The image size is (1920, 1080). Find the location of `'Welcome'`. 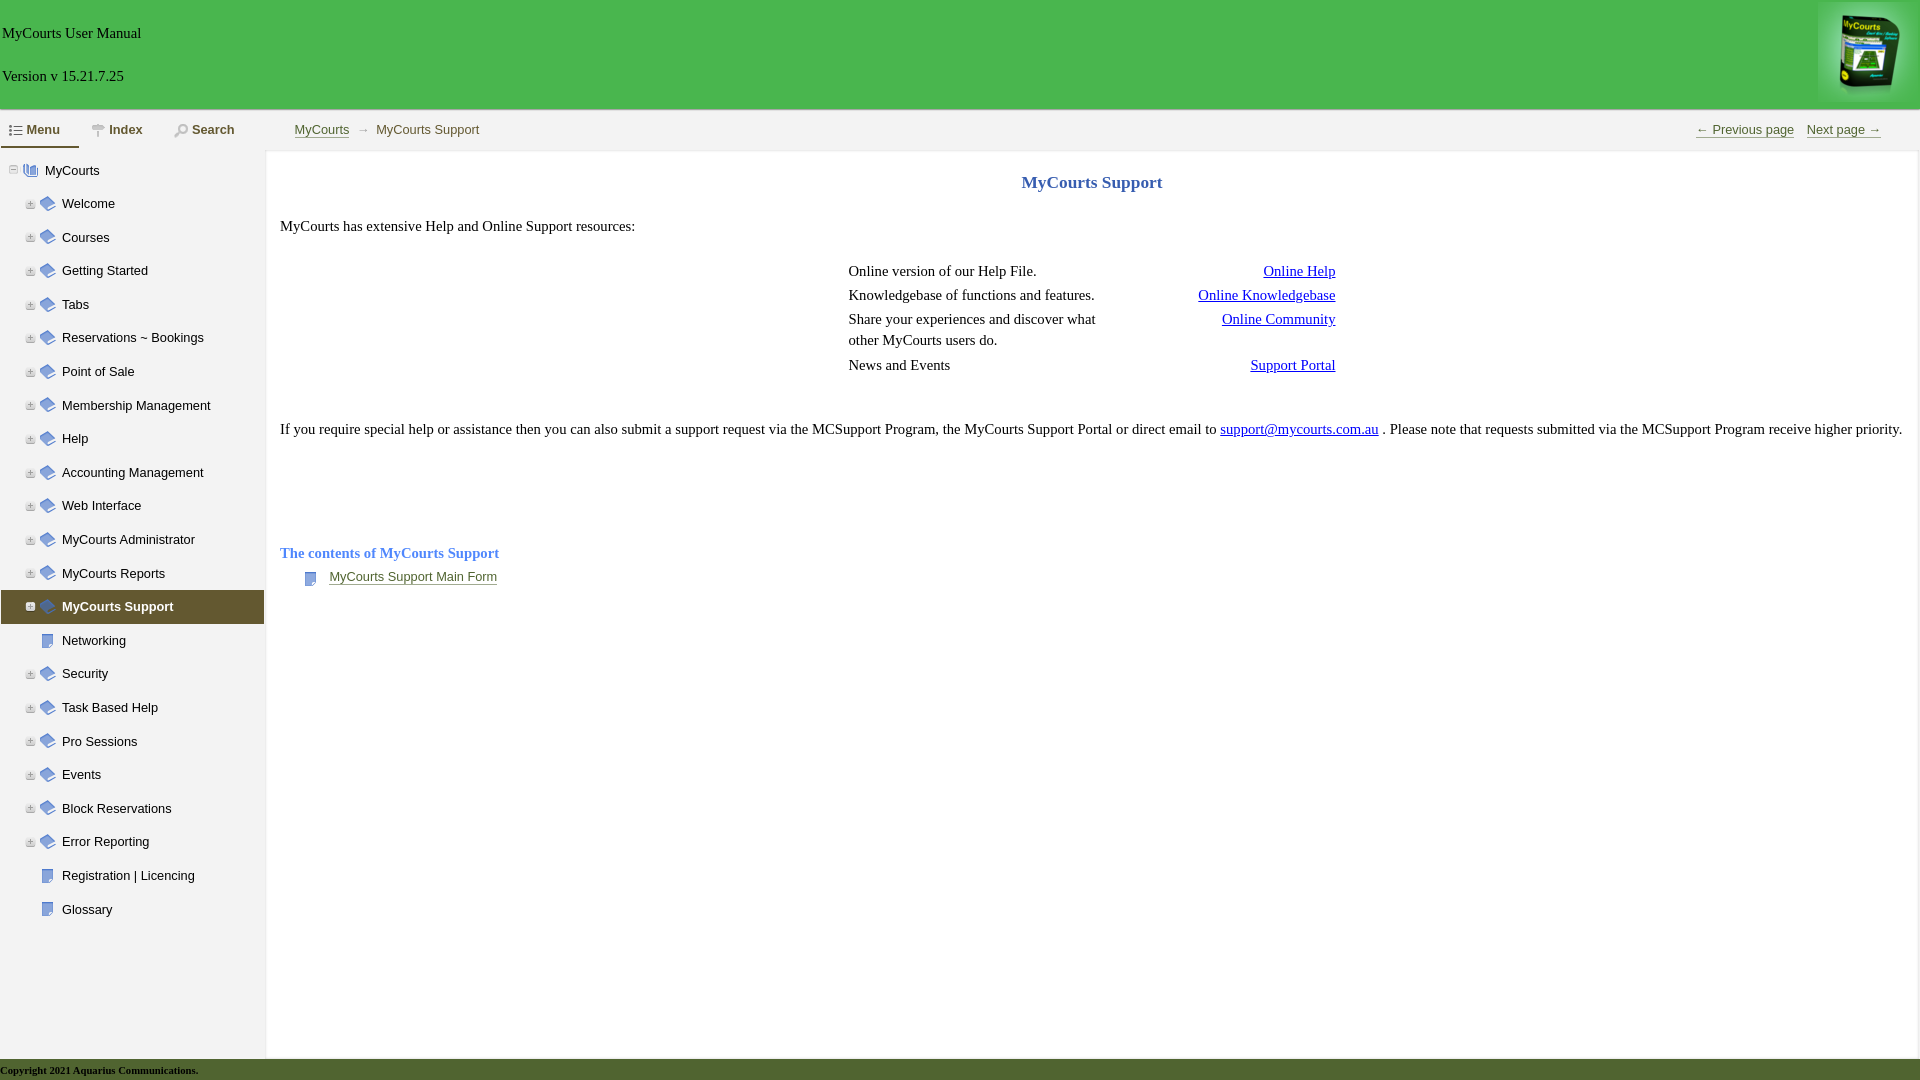

'Welcome' is located at coordinates (188, 204).